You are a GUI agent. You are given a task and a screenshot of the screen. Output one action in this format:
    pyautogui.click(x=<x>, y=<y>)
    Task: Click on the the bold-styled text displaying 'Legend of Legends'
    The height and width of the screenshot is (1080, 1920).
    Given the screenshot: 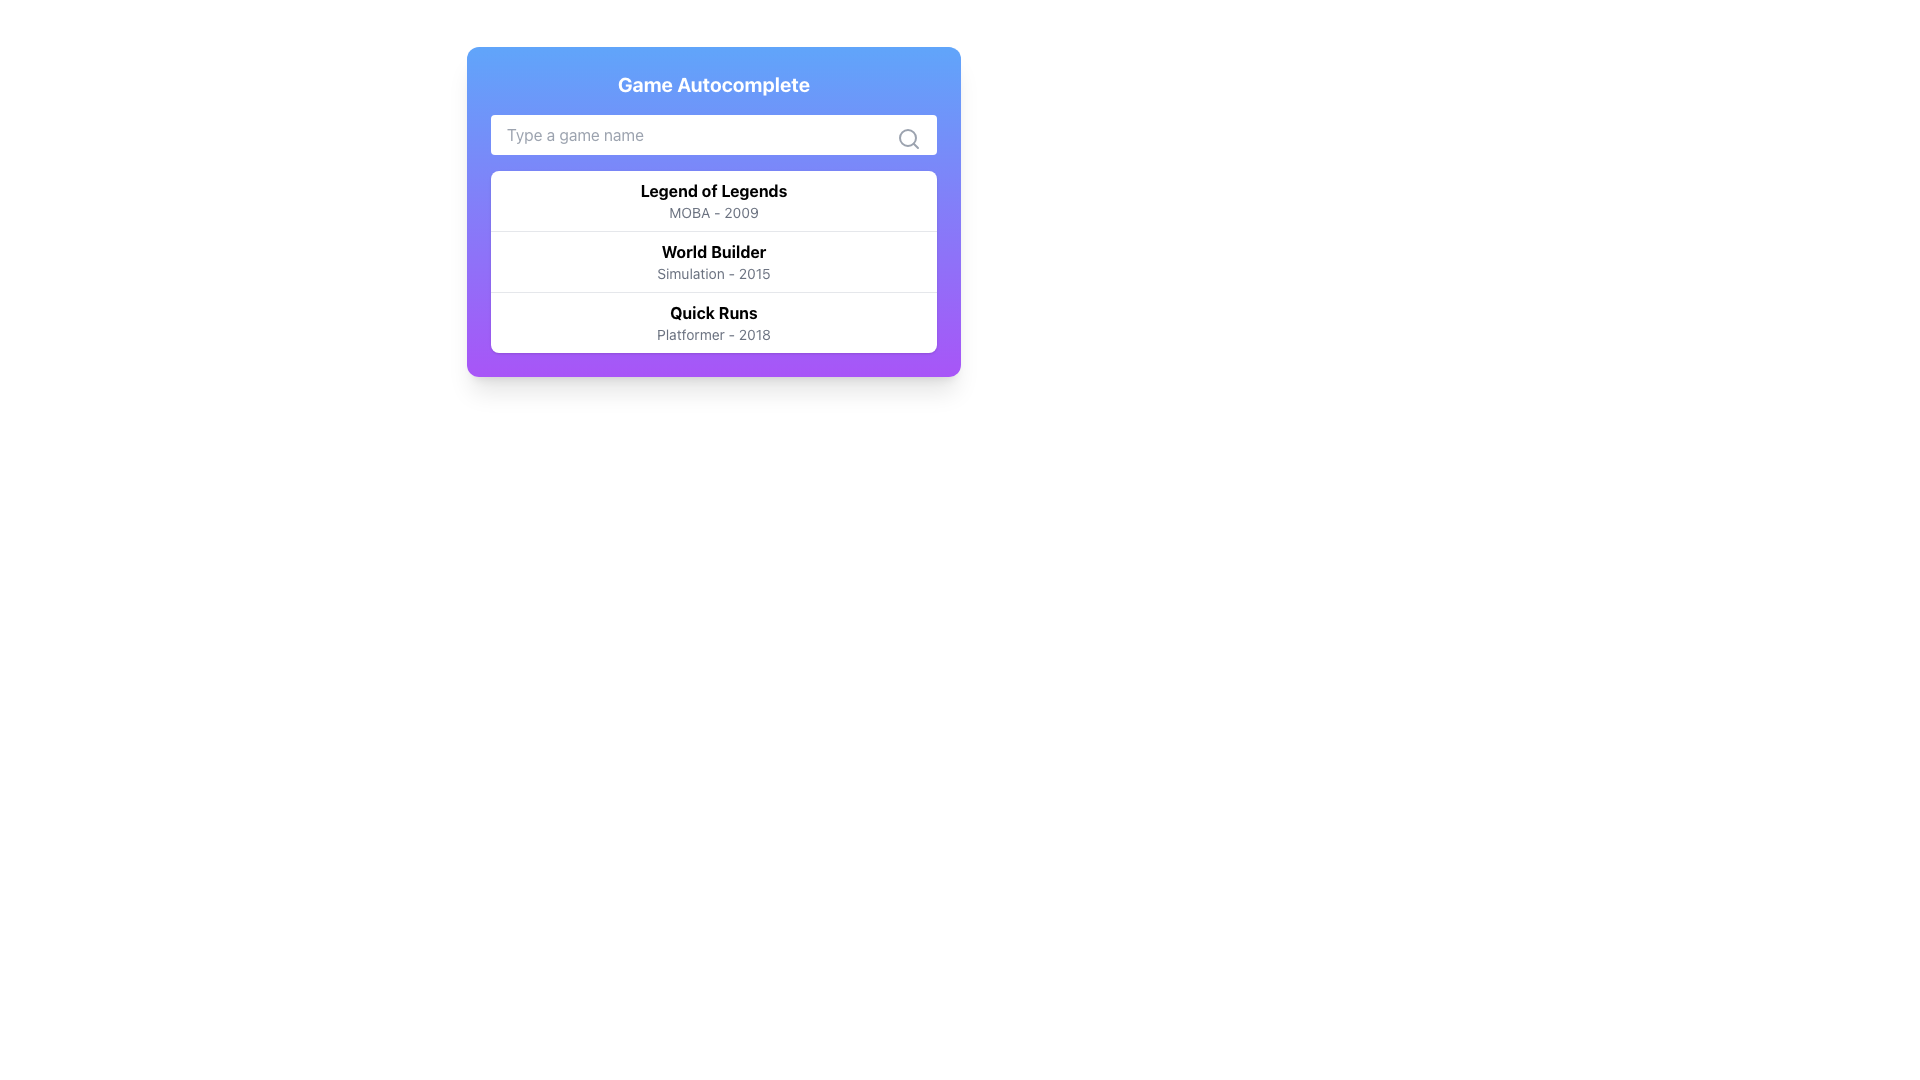 What is the action you would take?
    pyautogui.click(x=714, y=191)
    